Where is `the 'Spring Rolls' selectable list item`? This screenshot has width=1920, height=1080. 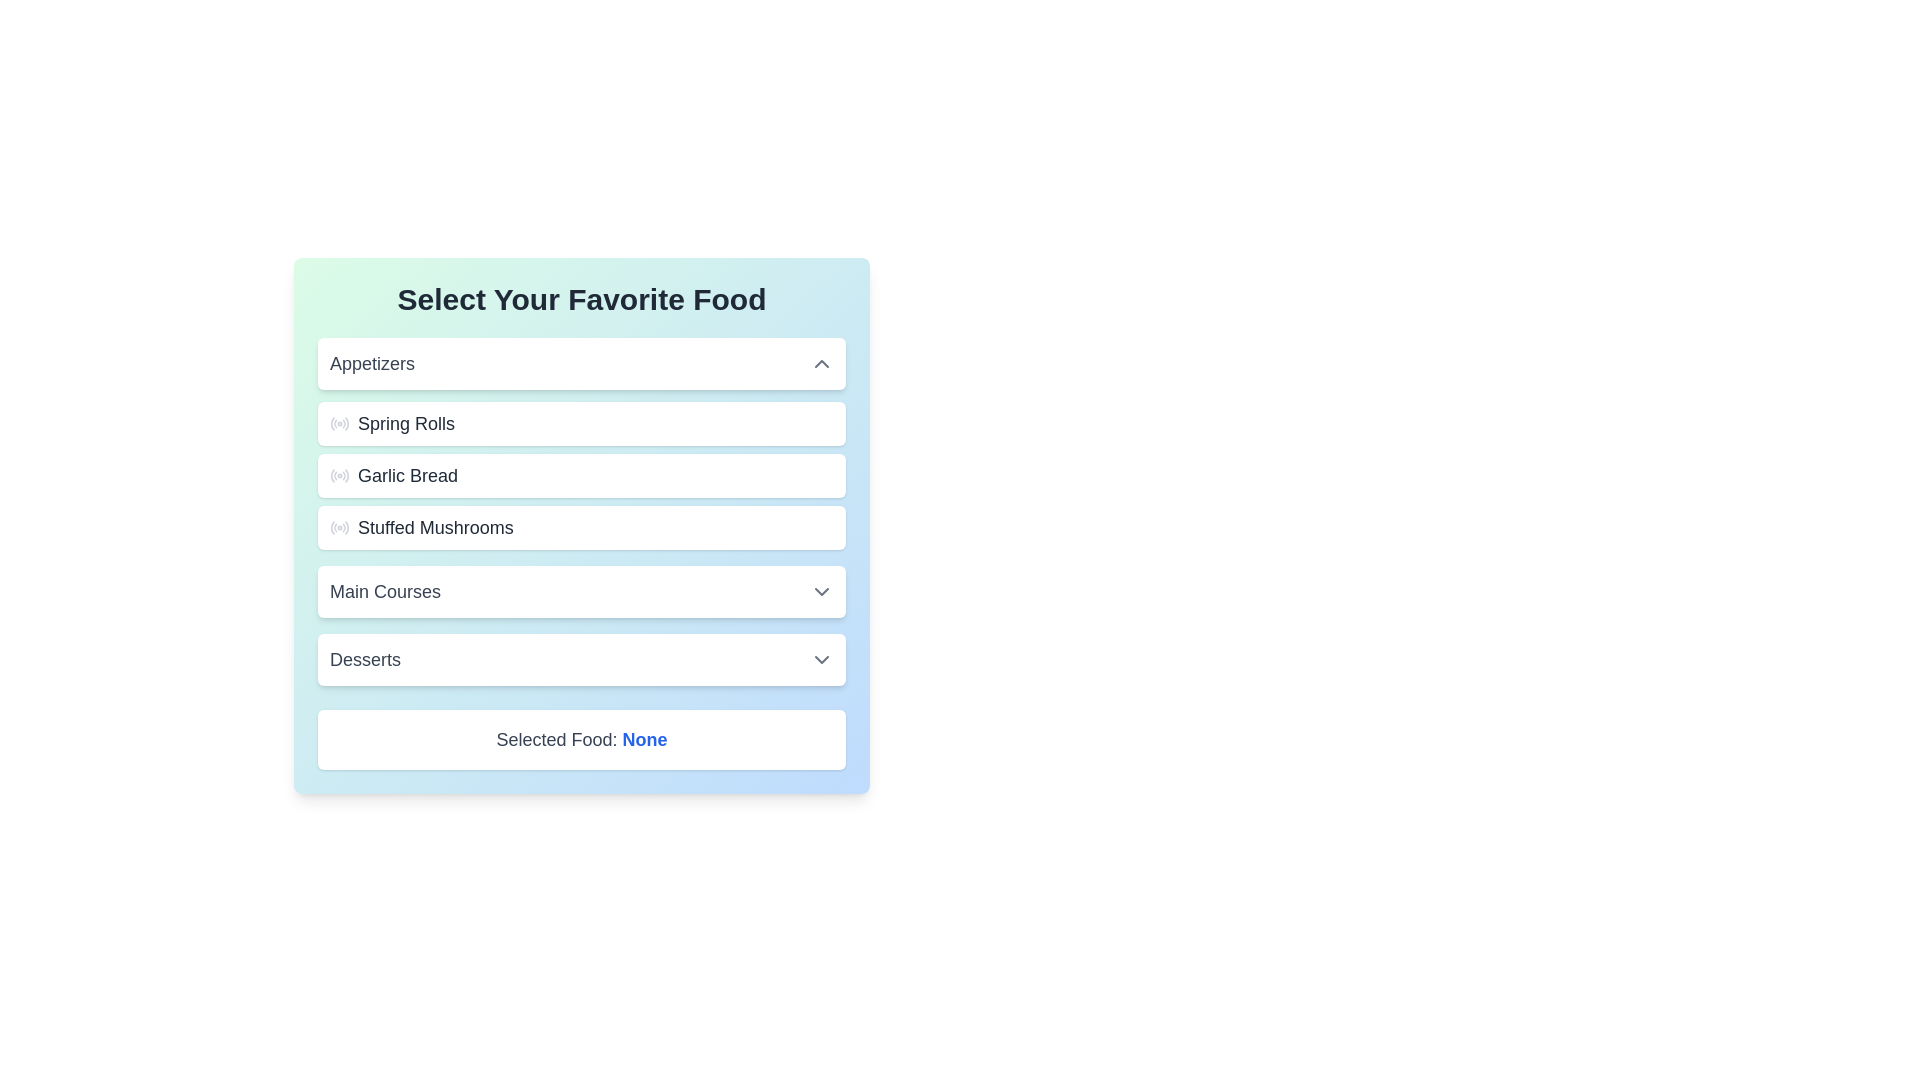 the 'Spring Rolls' selectable list item is located at coordinates (580, 423).